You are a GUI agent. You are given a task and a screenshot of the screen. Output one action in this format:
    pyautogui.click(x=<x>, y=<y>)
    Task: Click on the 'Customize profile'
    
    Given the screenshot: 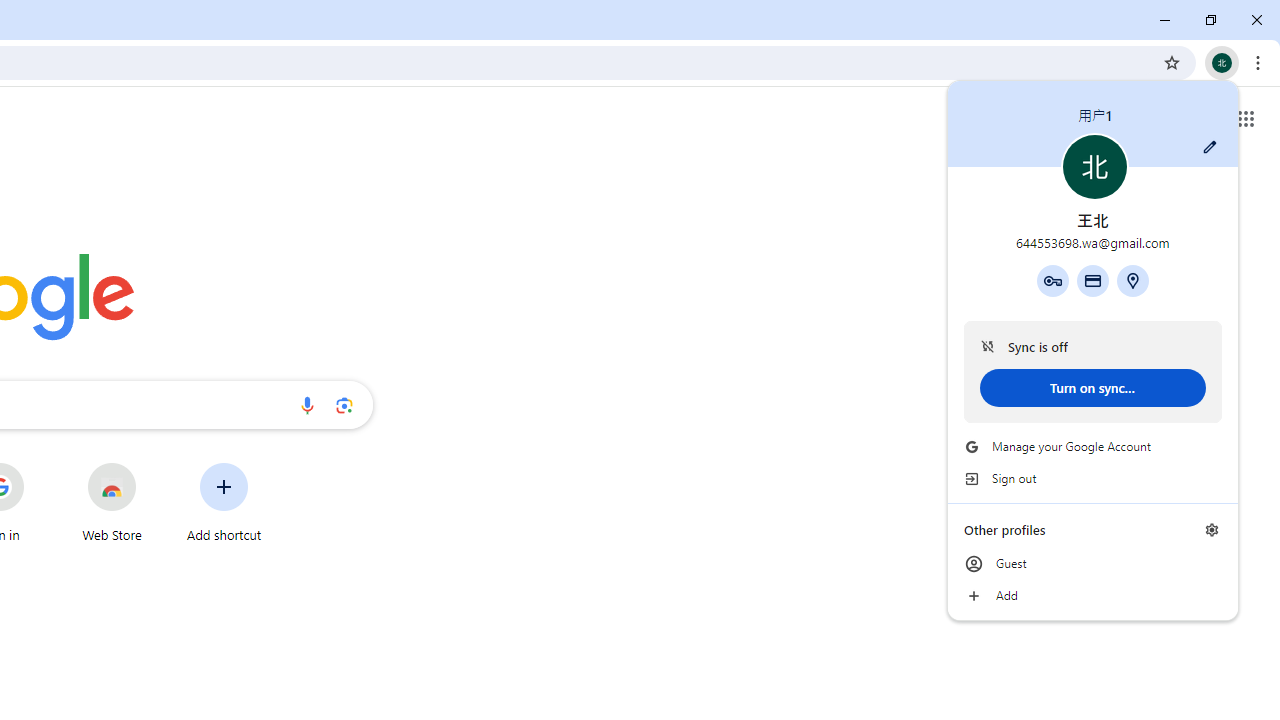 What is the action you would take?
    pyautogui.click(x=1209, y=146)
    